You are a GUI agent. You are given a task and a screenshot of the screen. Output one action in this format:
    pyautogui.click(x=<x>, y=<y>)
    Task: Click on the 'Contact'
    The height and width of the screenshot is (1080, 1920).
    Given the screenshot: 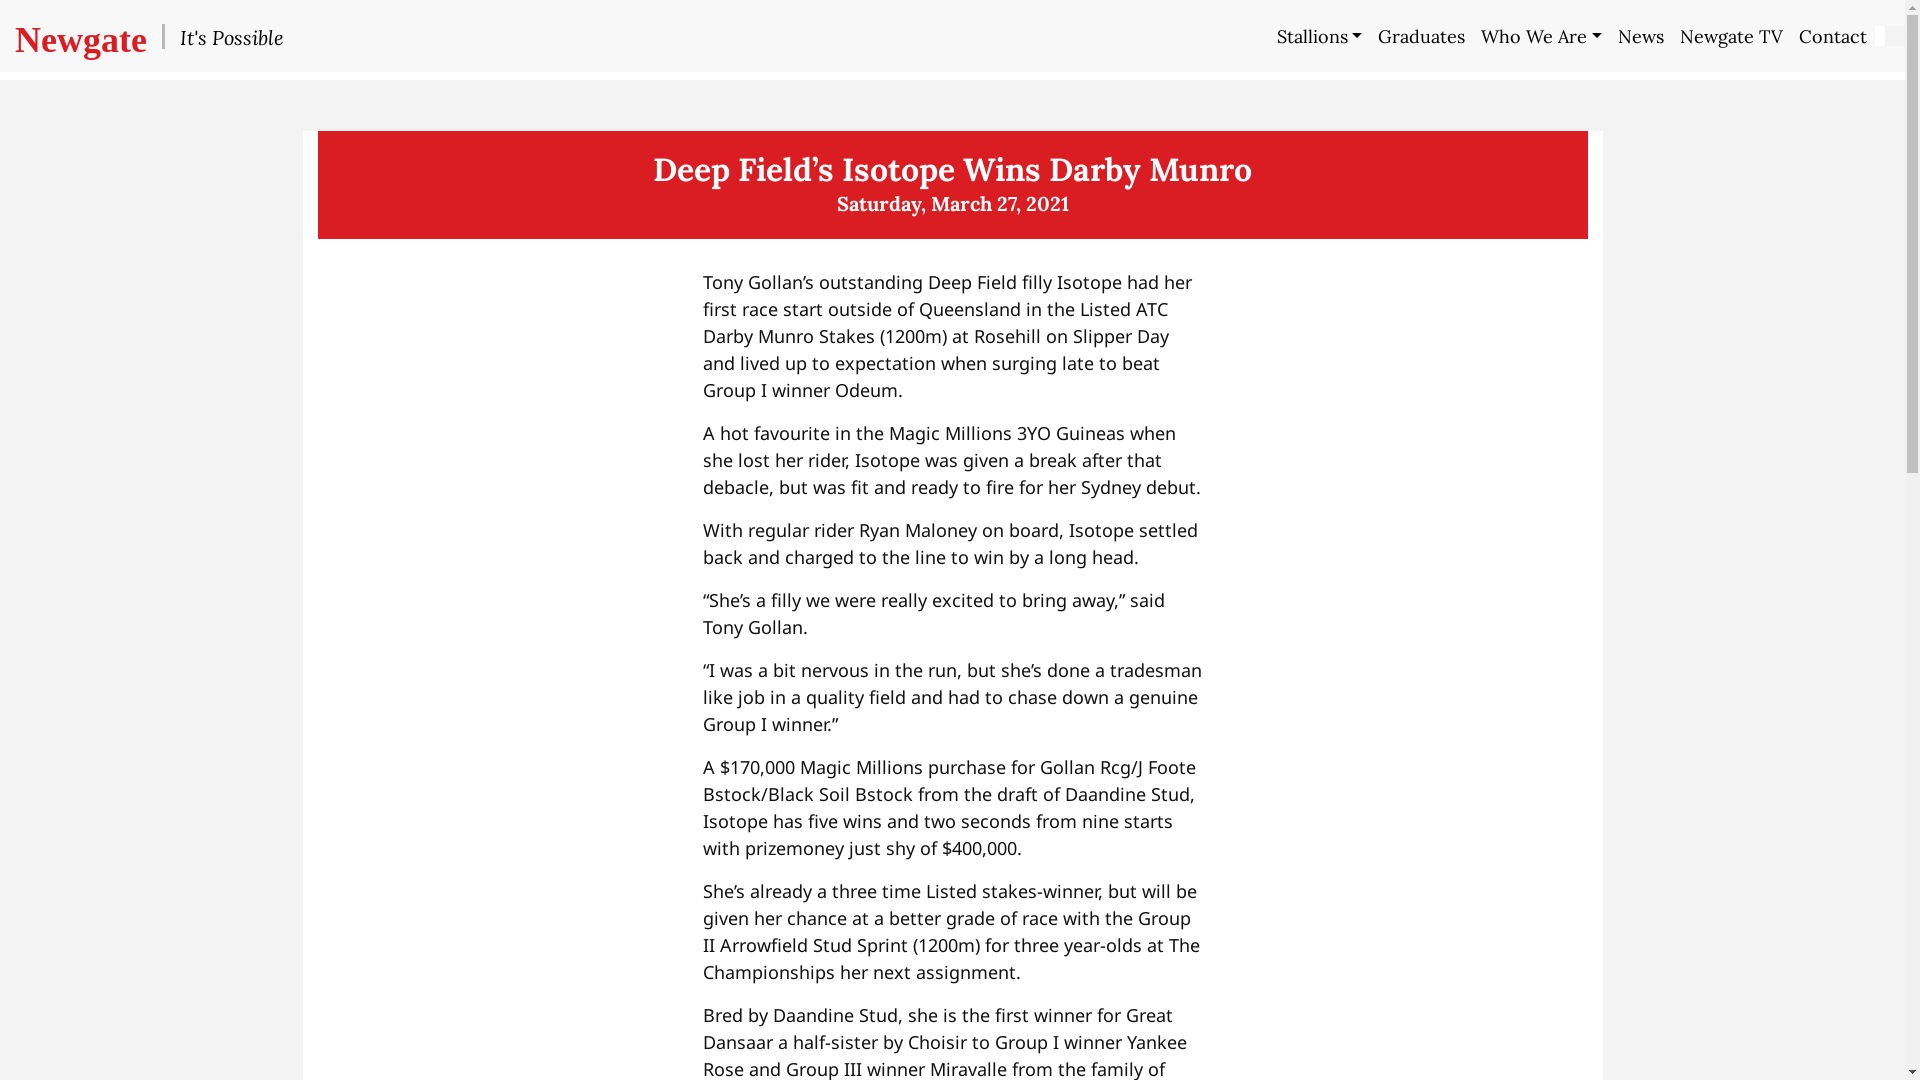 What is the action you would take?
    pyautogui.click(x=1833, y=35)
    